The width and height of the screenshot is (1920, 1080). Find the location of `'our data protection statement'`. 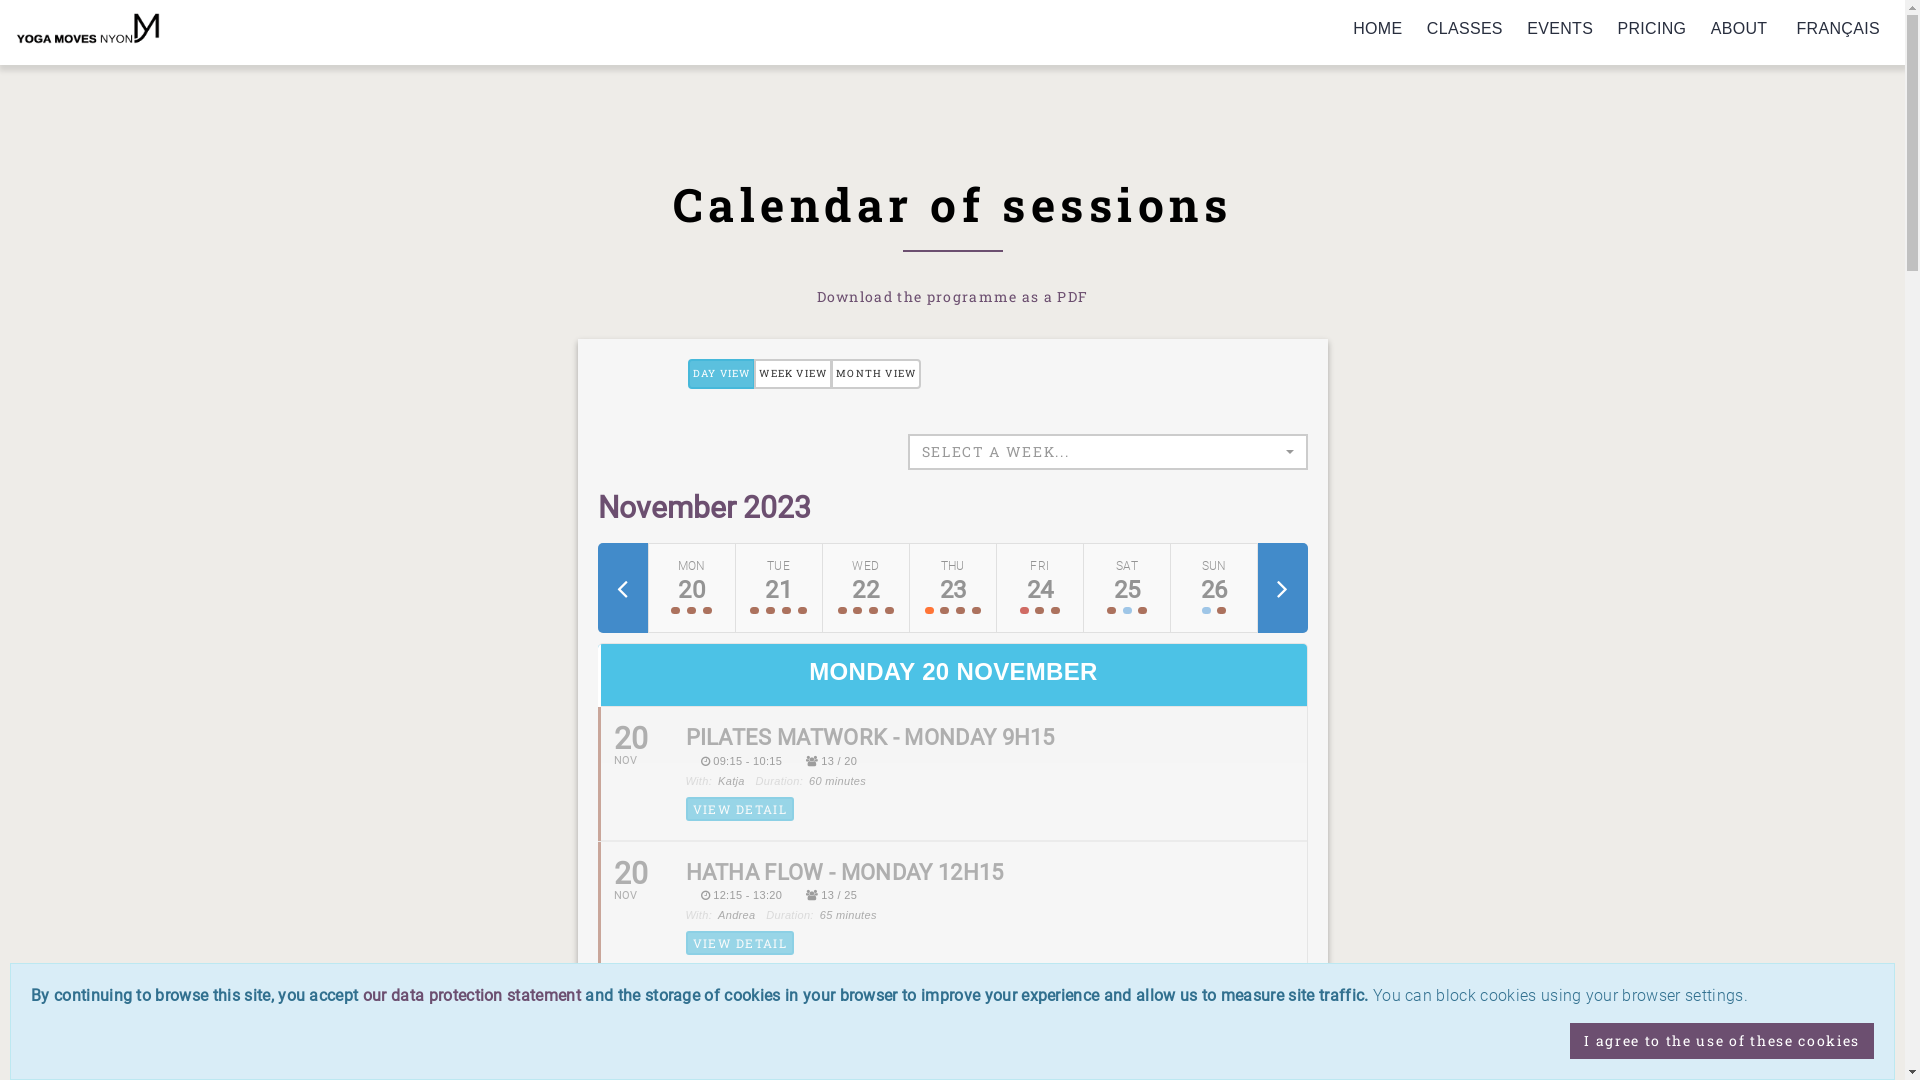

'our data protection statement' is located at coordinates (470, 995).